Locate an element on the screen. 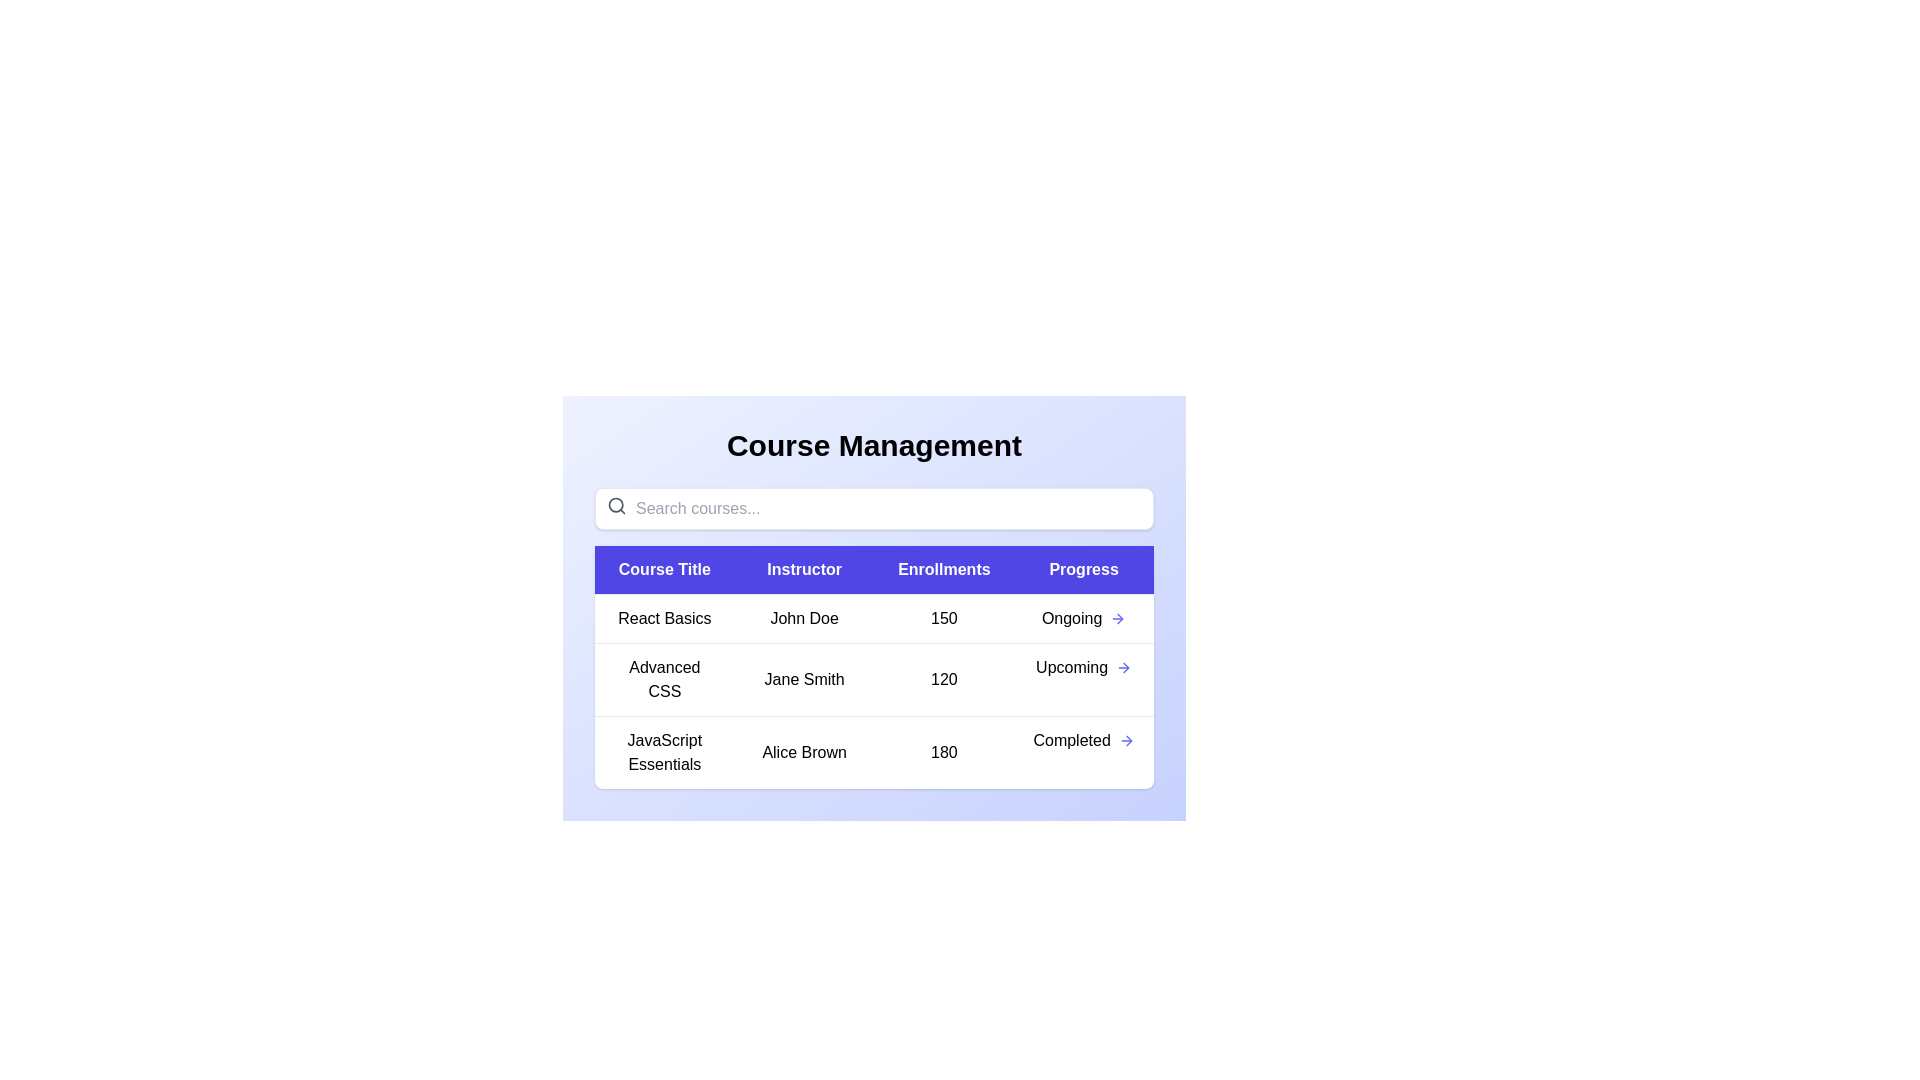  the column header Course Title to sort or filter the courses is located at coordinates (664, 570).